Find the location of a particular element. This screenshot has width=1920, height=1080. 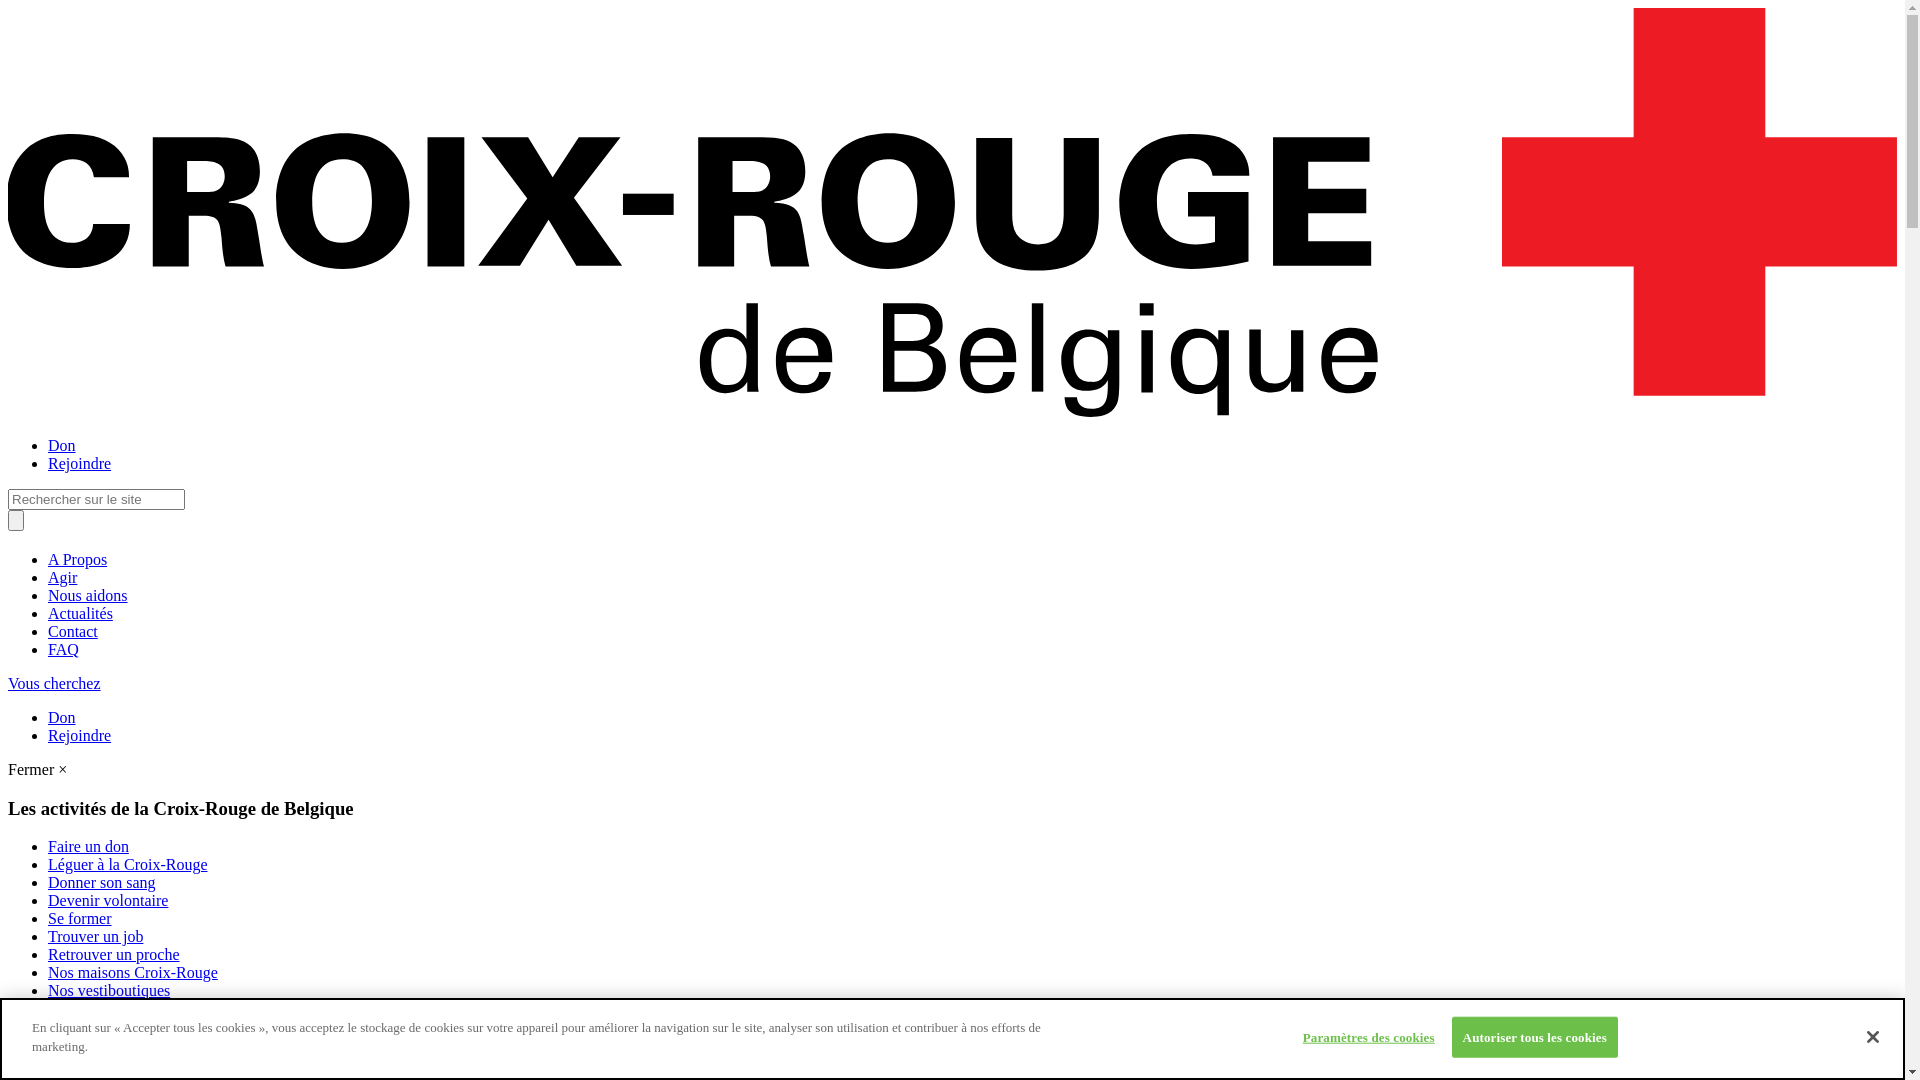

'Se former' is located at coordinates (80, 918).